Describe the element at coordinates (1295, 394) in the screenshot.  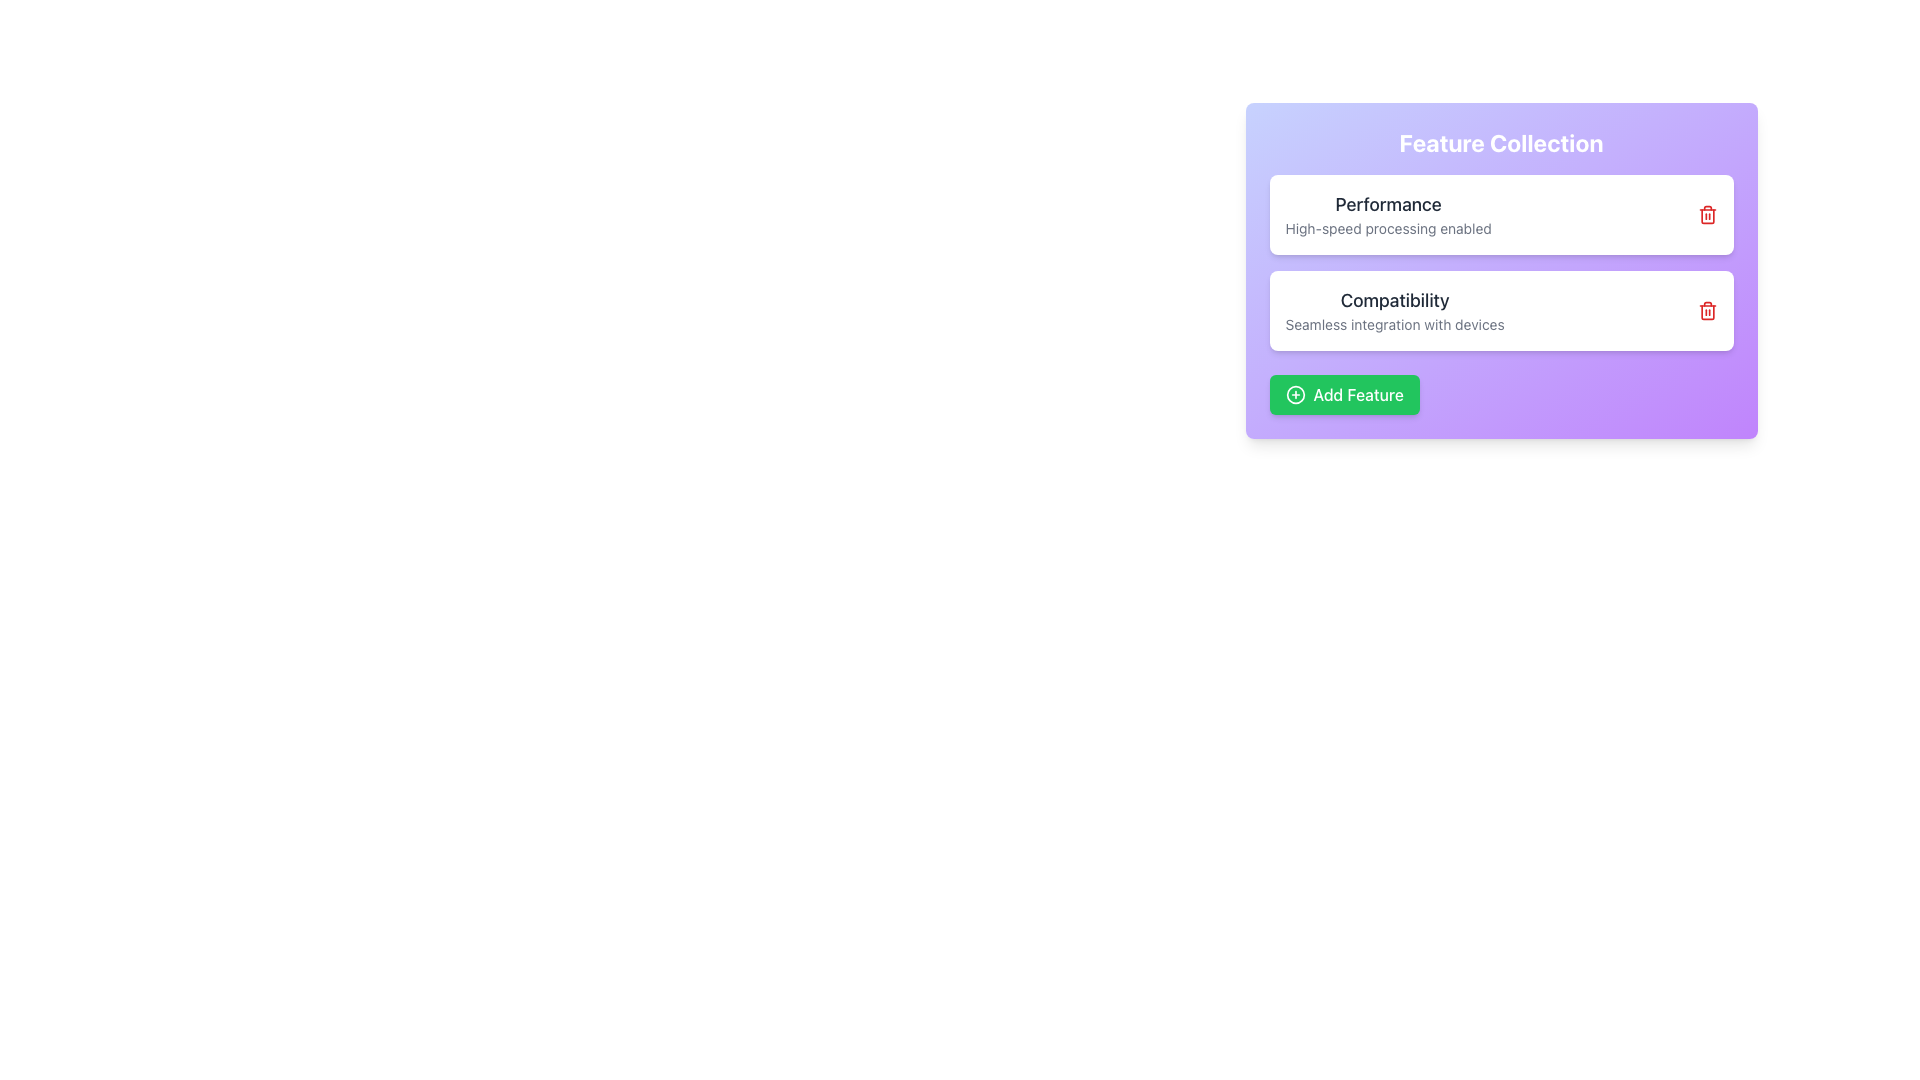
I see `the icon on the left side of the 'Add Feature' button within the 'Feature Collection' card to initiate the associated addition functionality` at that location.